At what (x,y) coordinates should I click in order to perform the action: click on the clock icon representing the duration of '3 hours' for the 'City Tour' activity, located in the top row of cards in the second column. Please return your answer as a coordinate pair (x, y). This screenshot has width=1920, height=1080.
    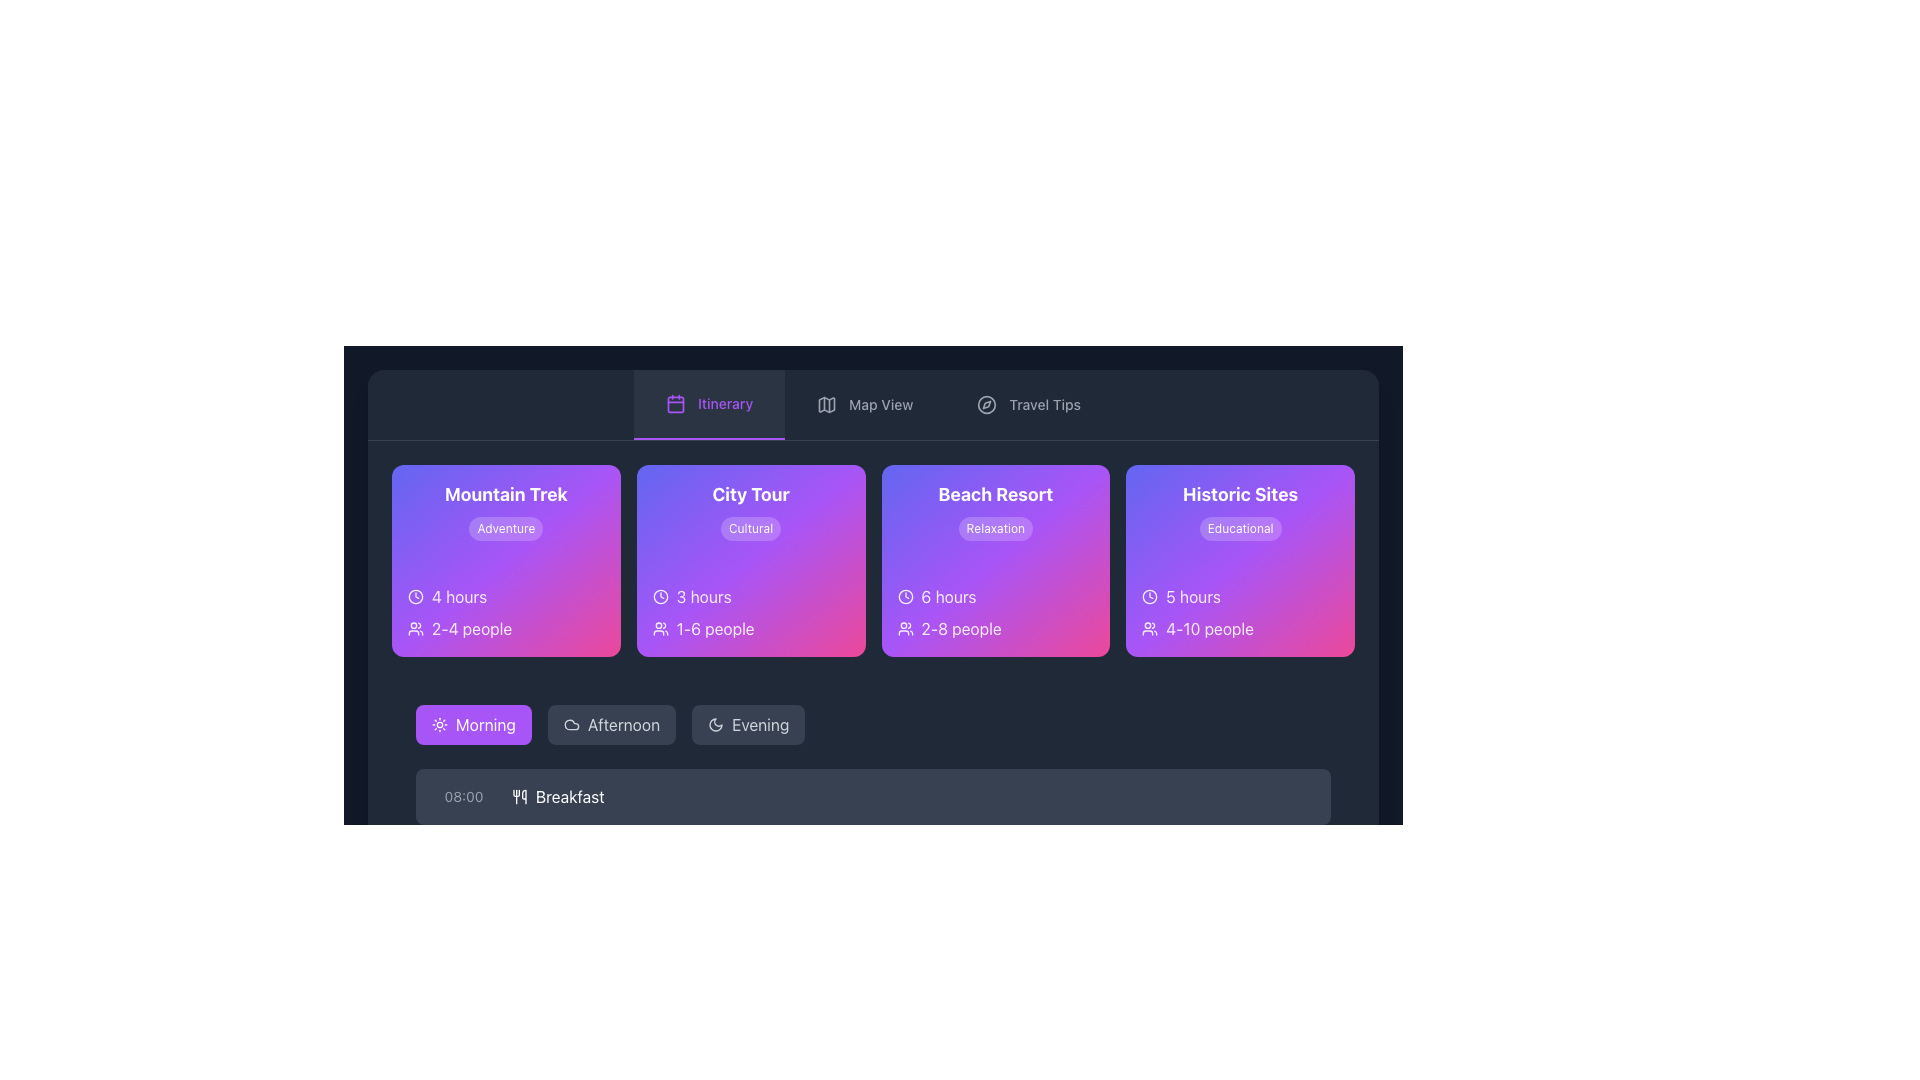
    Looking at the image, I should click on (660, 596).